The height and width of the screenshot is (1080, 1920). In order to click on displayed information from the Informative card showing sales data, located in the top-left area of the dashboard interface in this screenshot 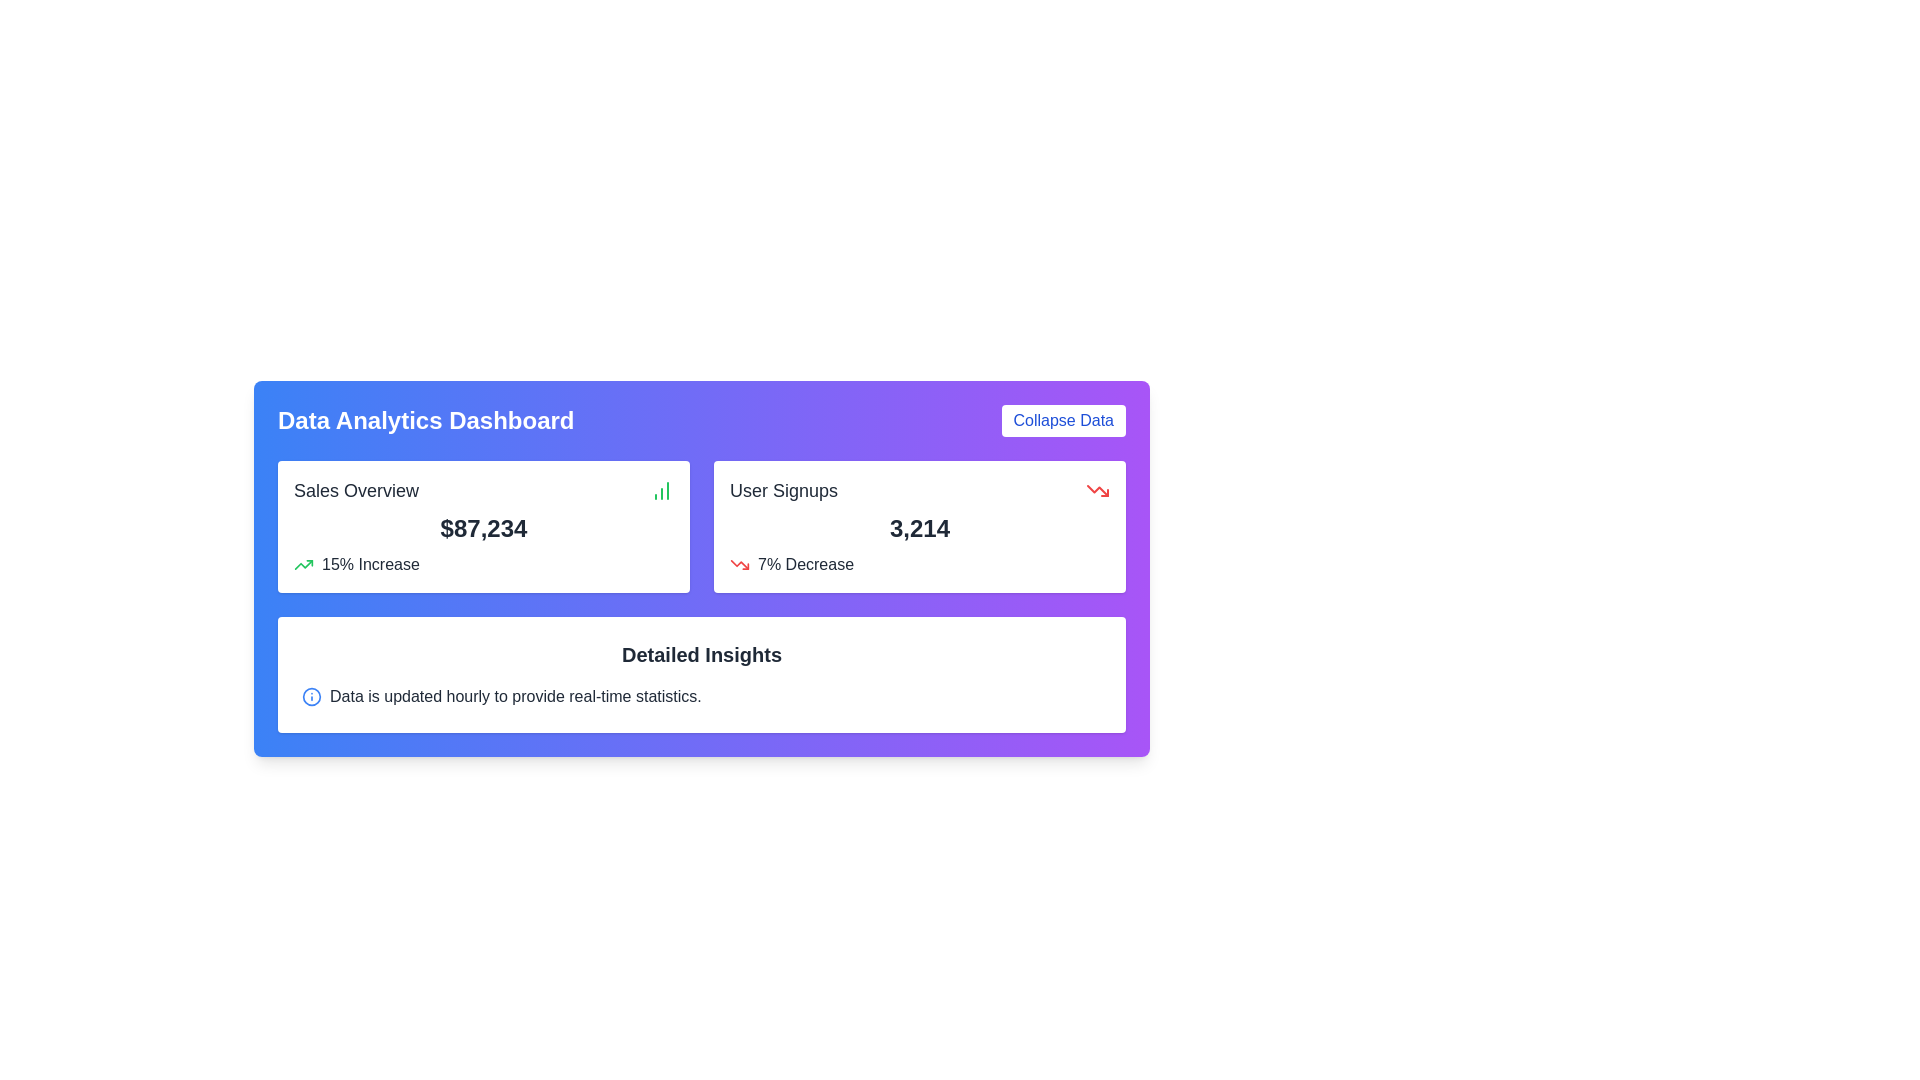, I will do `click(484, 526)`.